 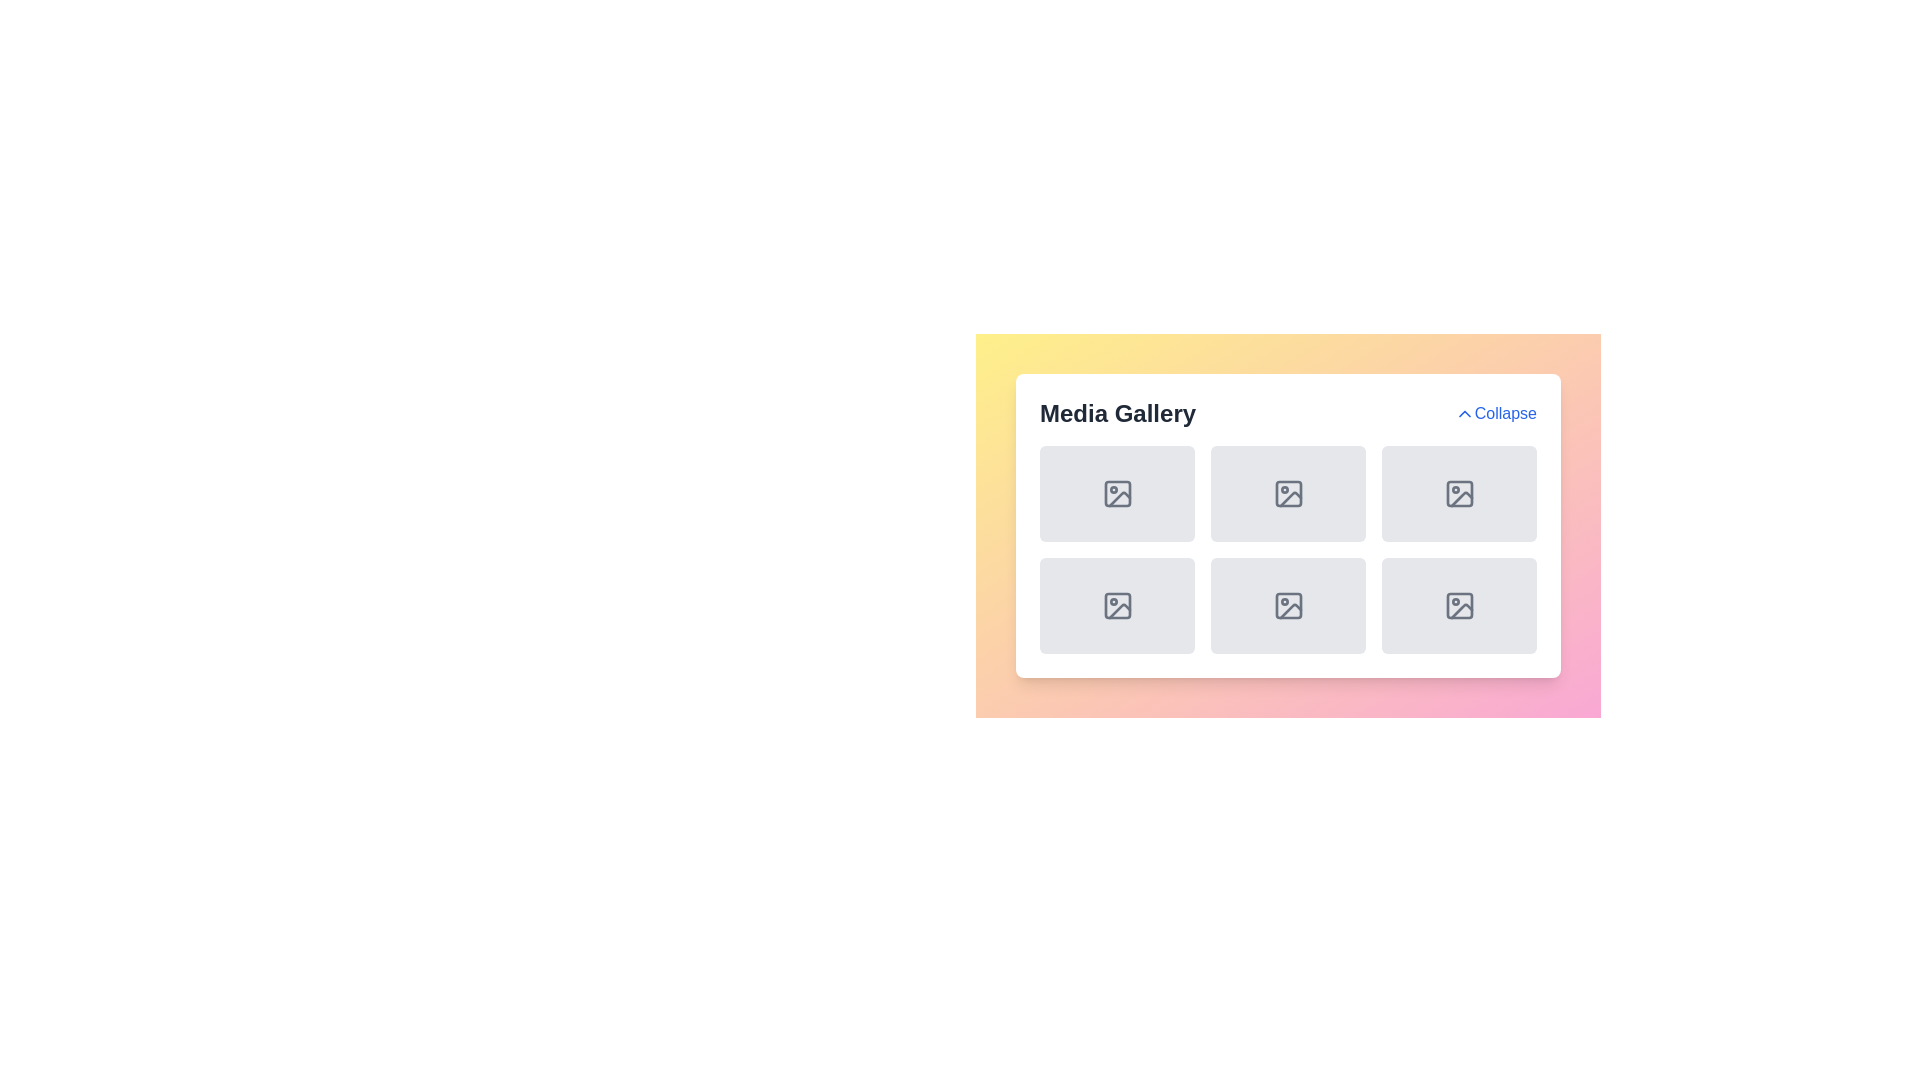 I want to click on the image placeholder icon located in the last row and second column of a 3x2 grid layout within the gallery interface, so click(x=1288, y=604).